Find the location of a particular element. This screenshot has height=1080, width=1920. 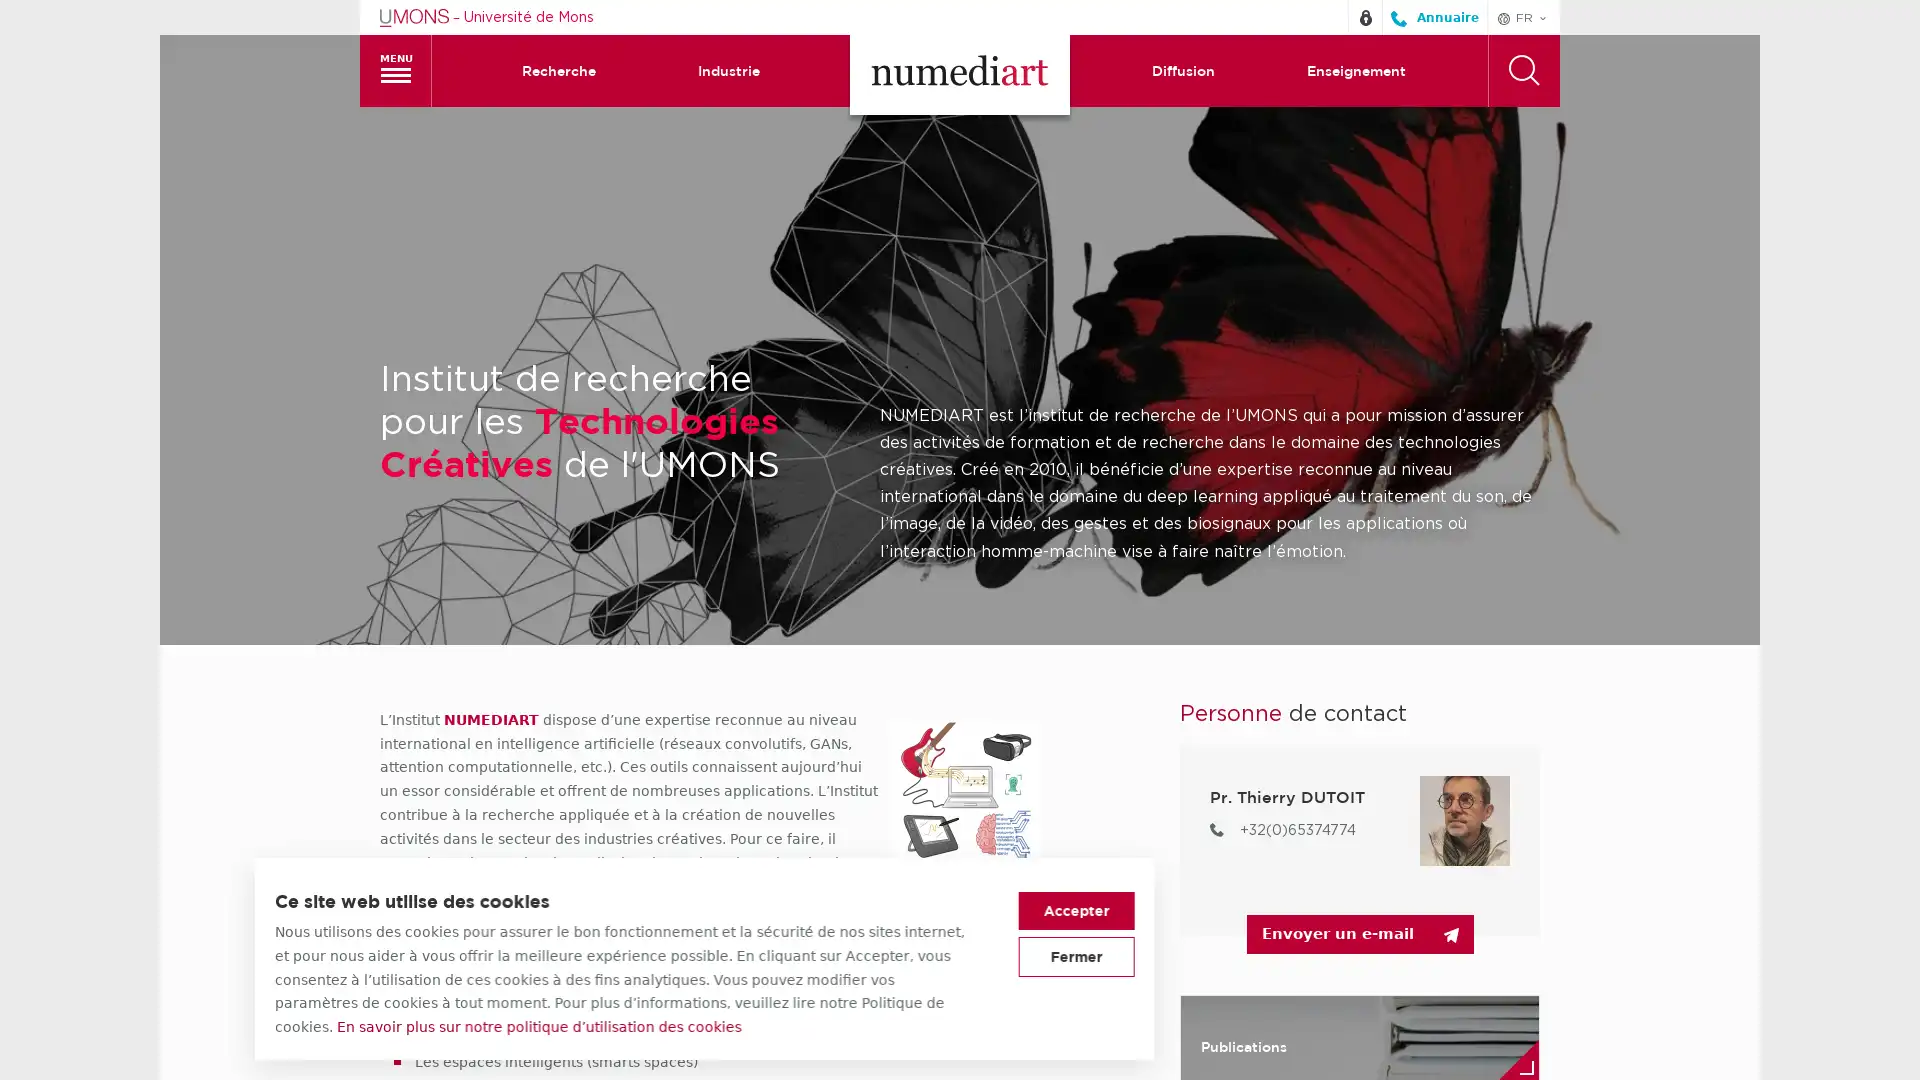

Accepter is located at coordinates (1332, 910).